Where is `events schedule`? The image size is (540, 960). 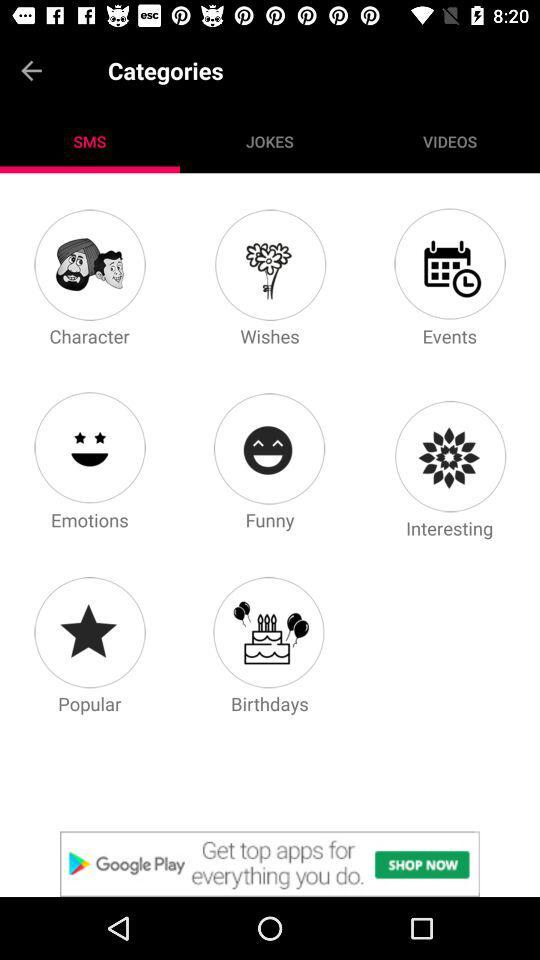 events schedule is located at coordinates (449, 263).